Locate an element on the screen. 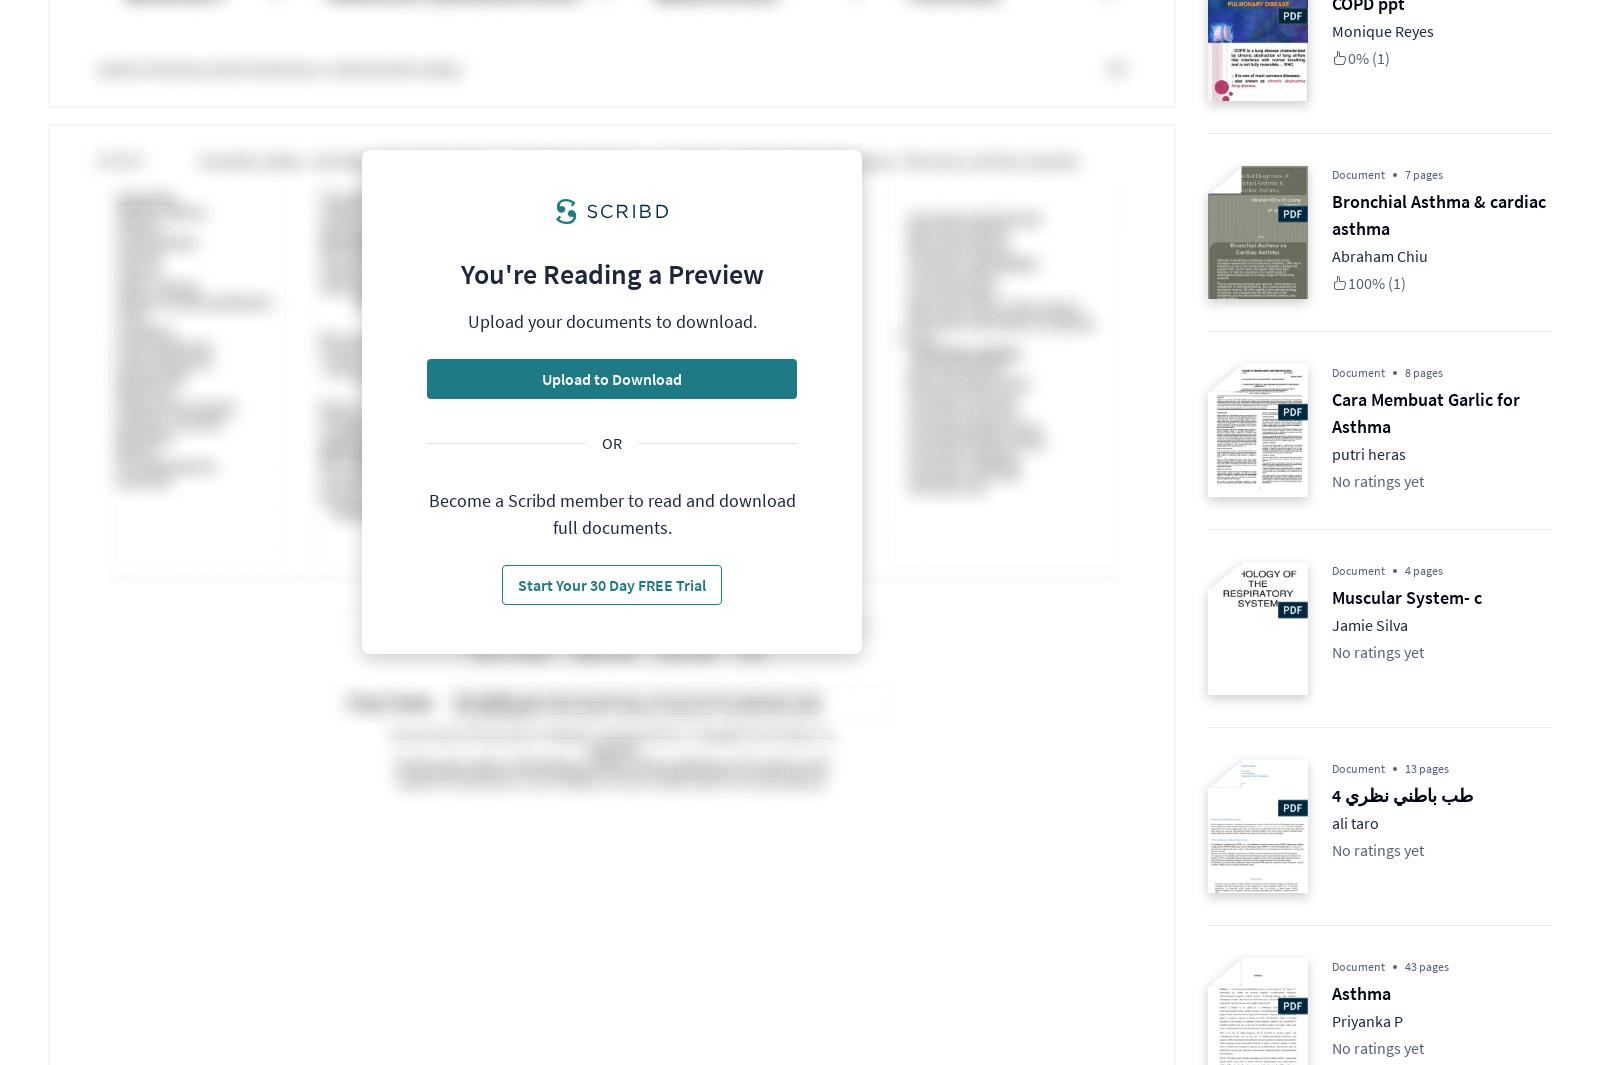 The height and width of the screenshot is (1065, 1600). 'Jamie Silva' is located at coordinates (1368, 625).